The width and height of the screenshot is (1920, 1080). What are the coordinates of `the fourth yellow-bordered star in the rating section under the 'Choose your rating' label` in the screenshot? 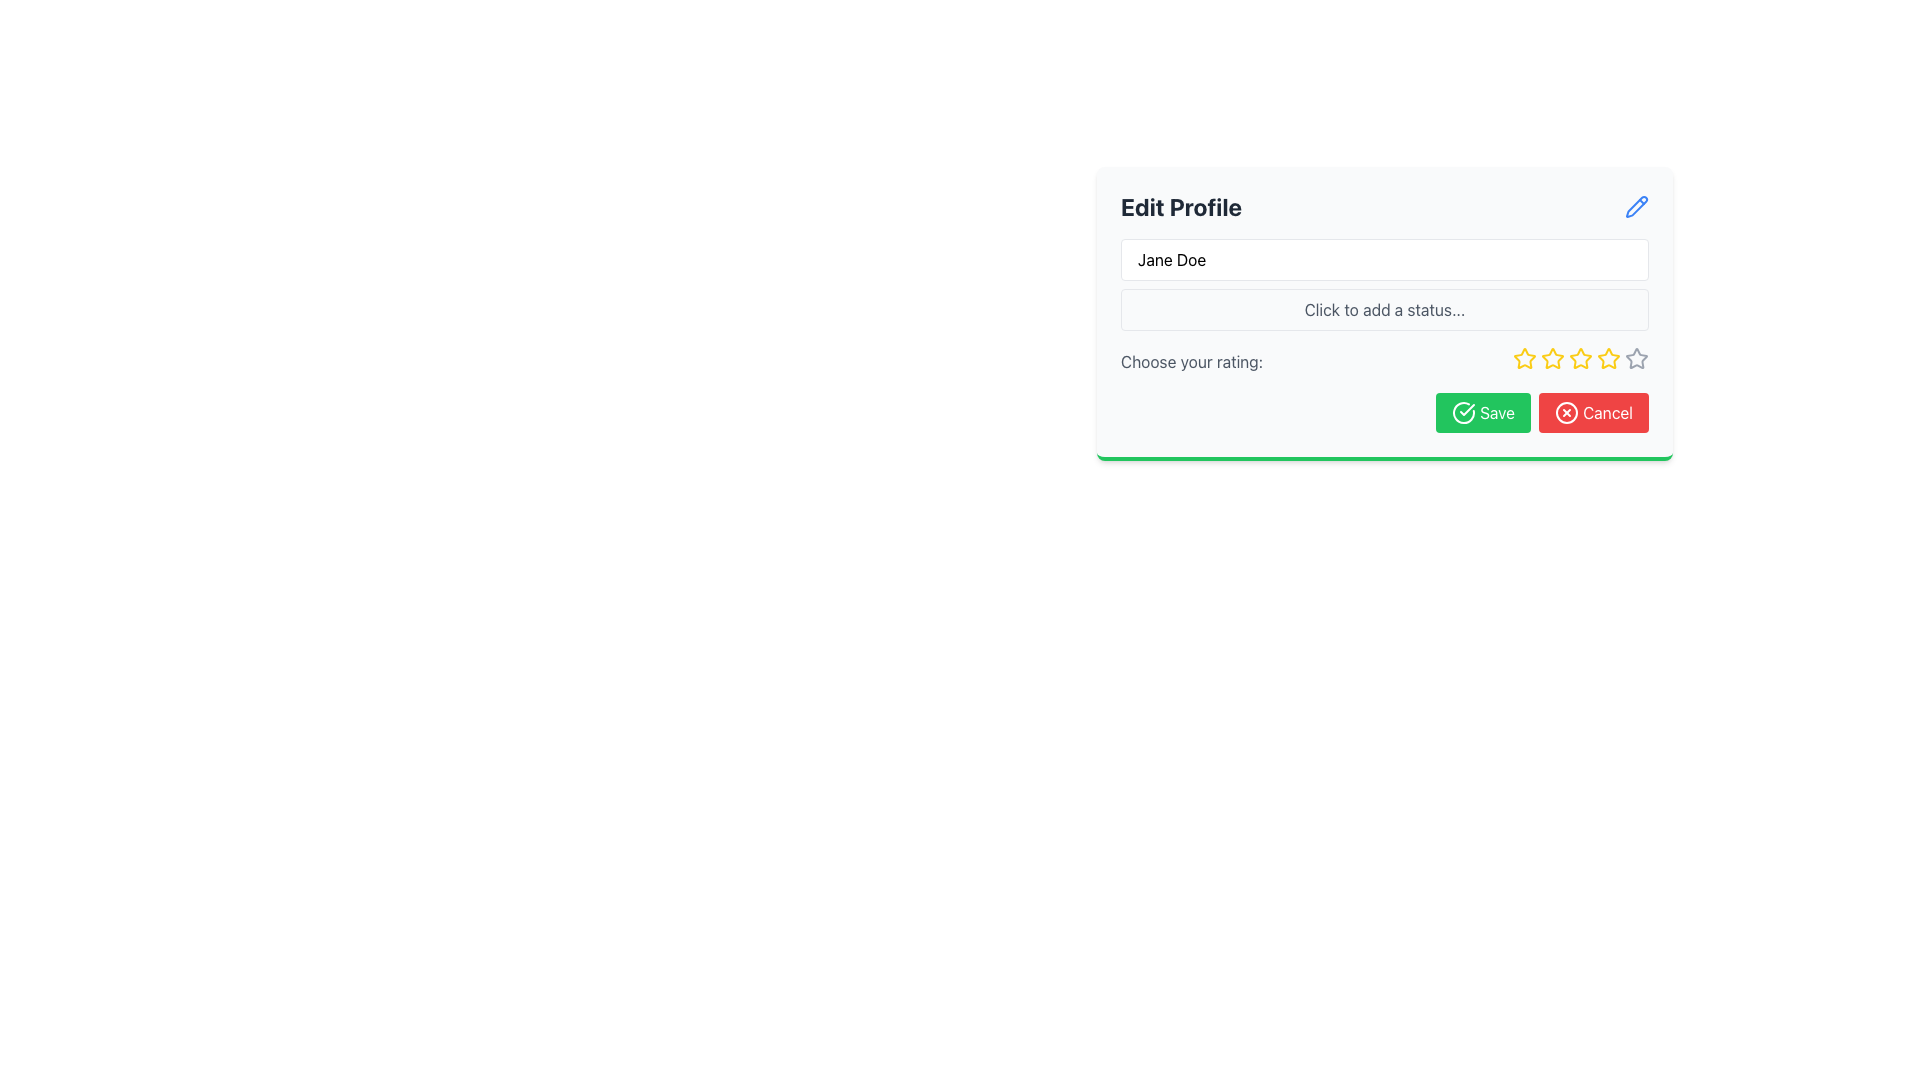 It's located at (1608, 357).